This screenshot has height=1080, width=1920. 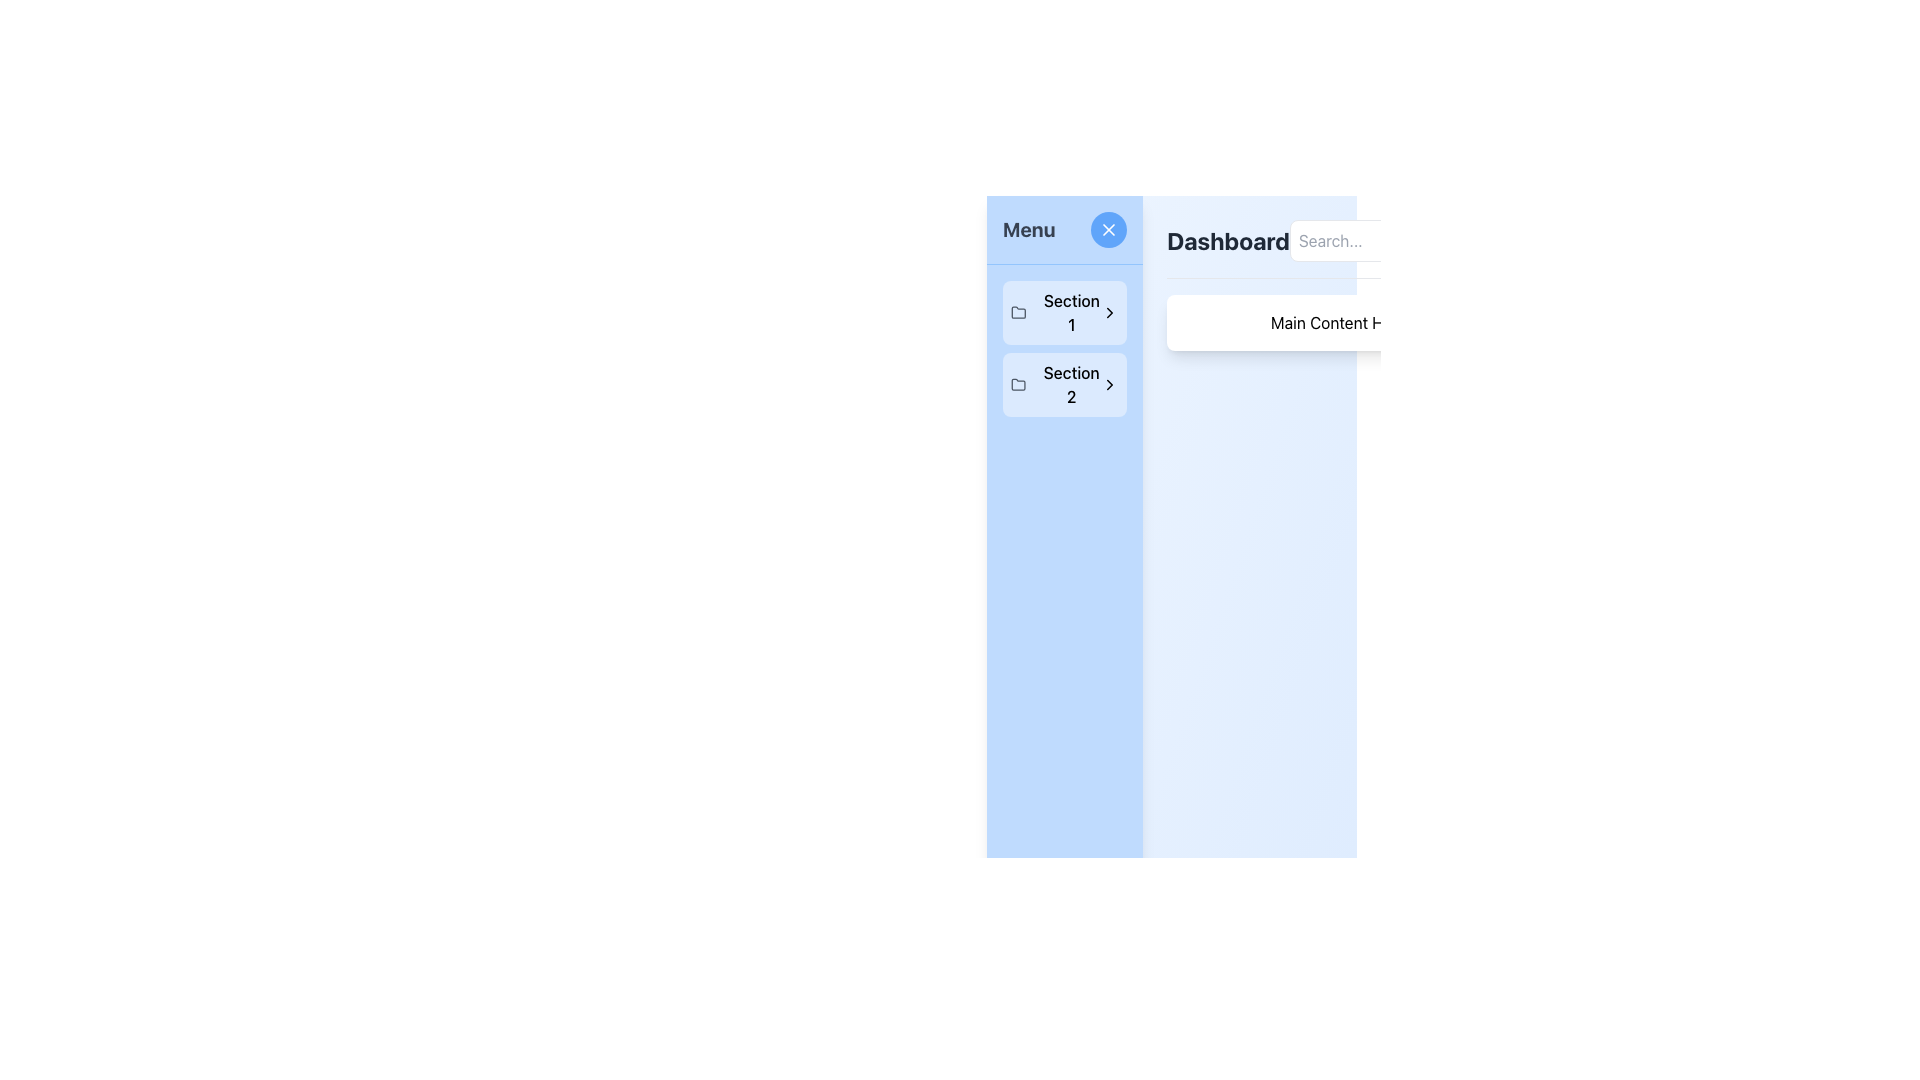 I want to click on the text label 'Section 2' which is styled with medium-weight font and has a light blue background, located in the second button-like structure of a vertically stacked navigation menu, so click(x=1070, y=385).